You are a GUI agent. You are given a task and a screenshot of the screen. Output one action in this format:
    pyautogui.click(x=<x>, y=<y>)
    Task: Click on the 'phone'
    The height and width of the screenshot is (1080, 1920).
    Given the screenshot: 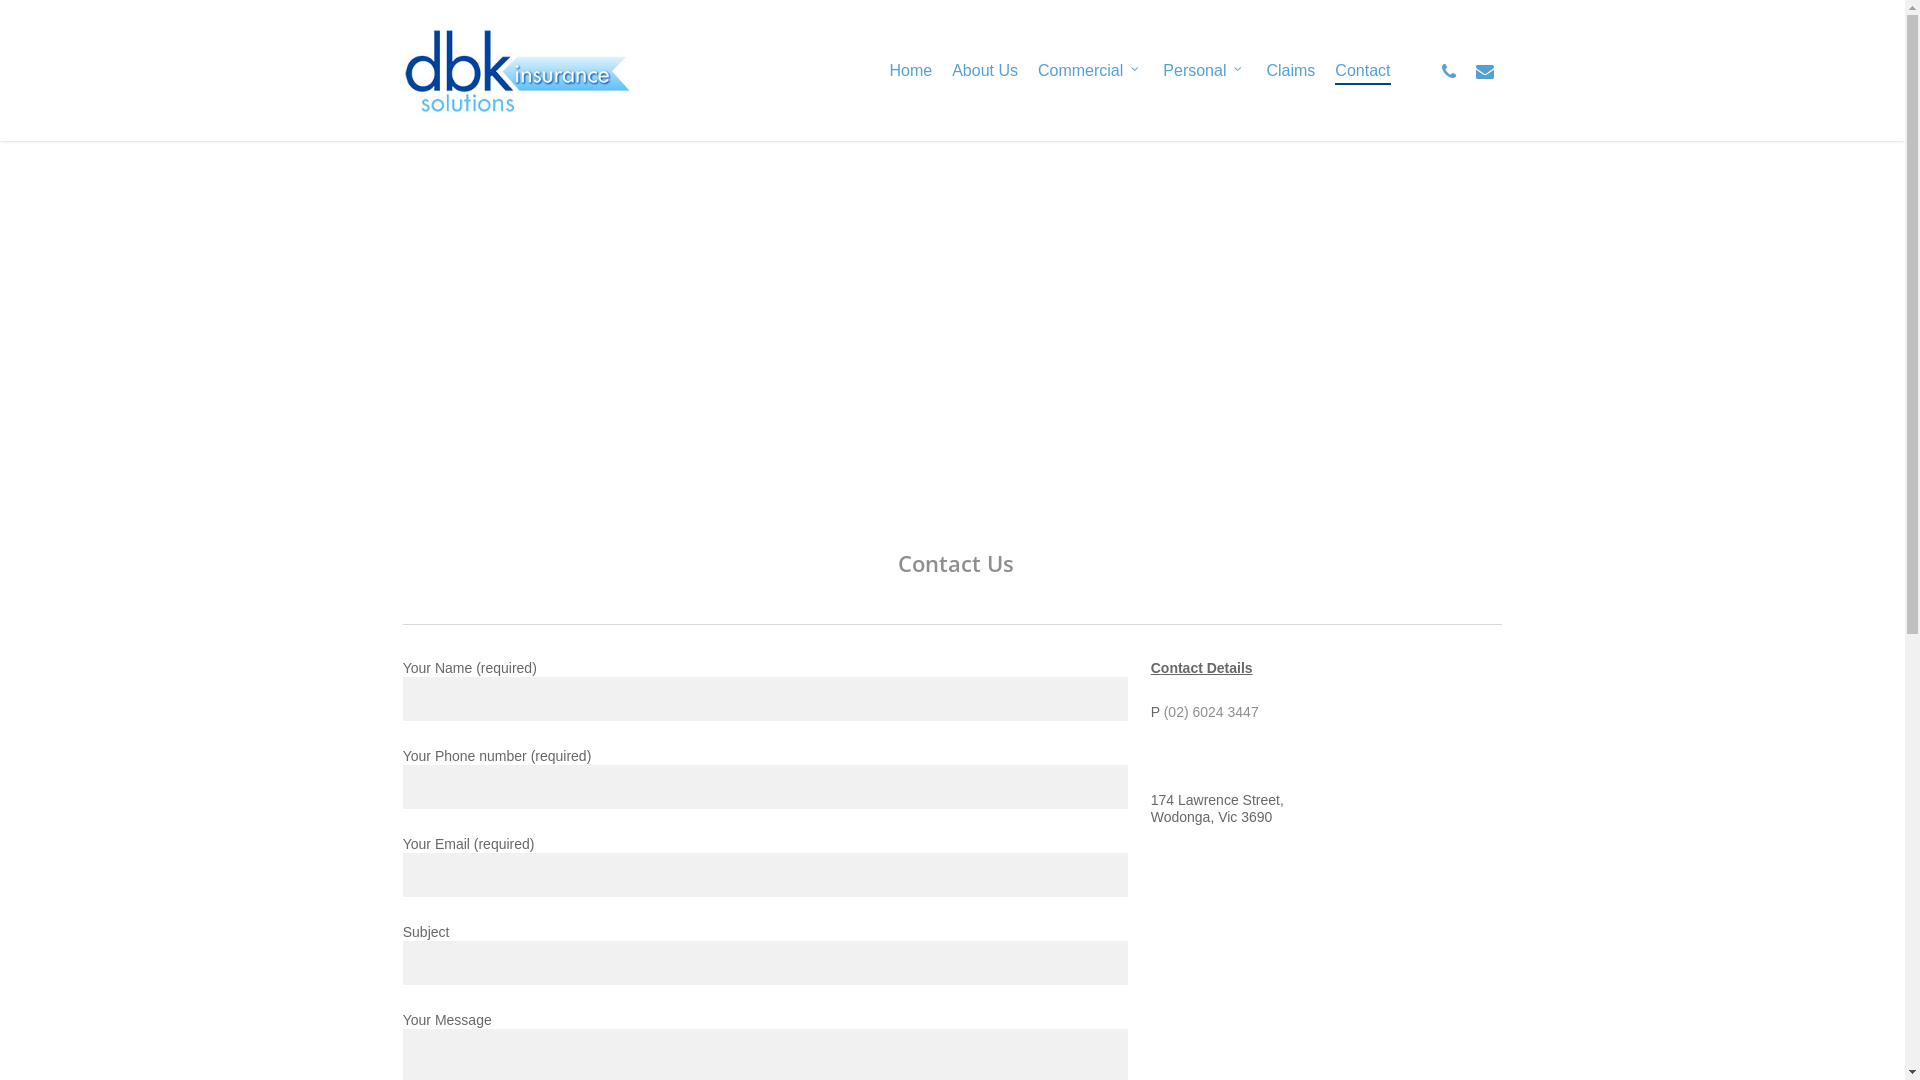 What is the action you would take?
    pyautogui.click(x=1448, y=69)
    